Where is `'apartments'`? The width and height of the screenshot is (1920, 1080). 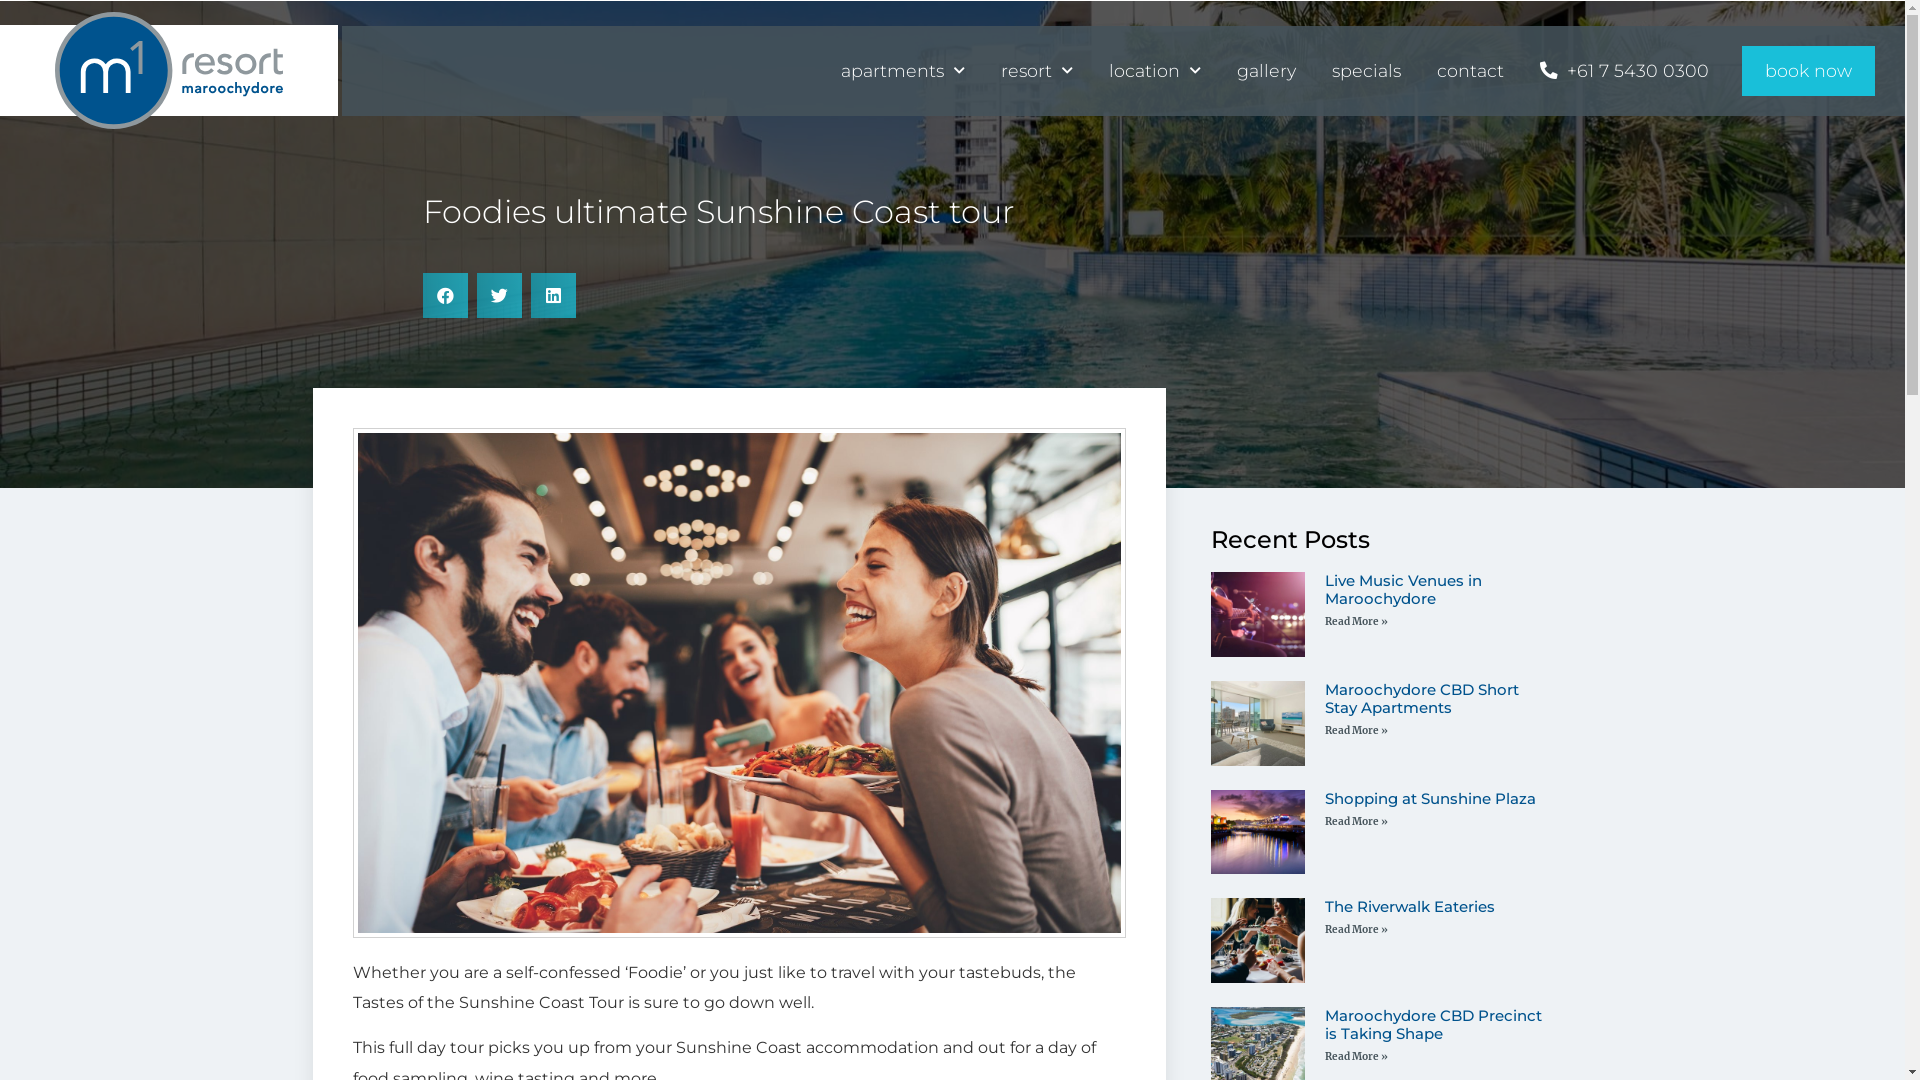
'apartments' is located at coordinates (901, 69).